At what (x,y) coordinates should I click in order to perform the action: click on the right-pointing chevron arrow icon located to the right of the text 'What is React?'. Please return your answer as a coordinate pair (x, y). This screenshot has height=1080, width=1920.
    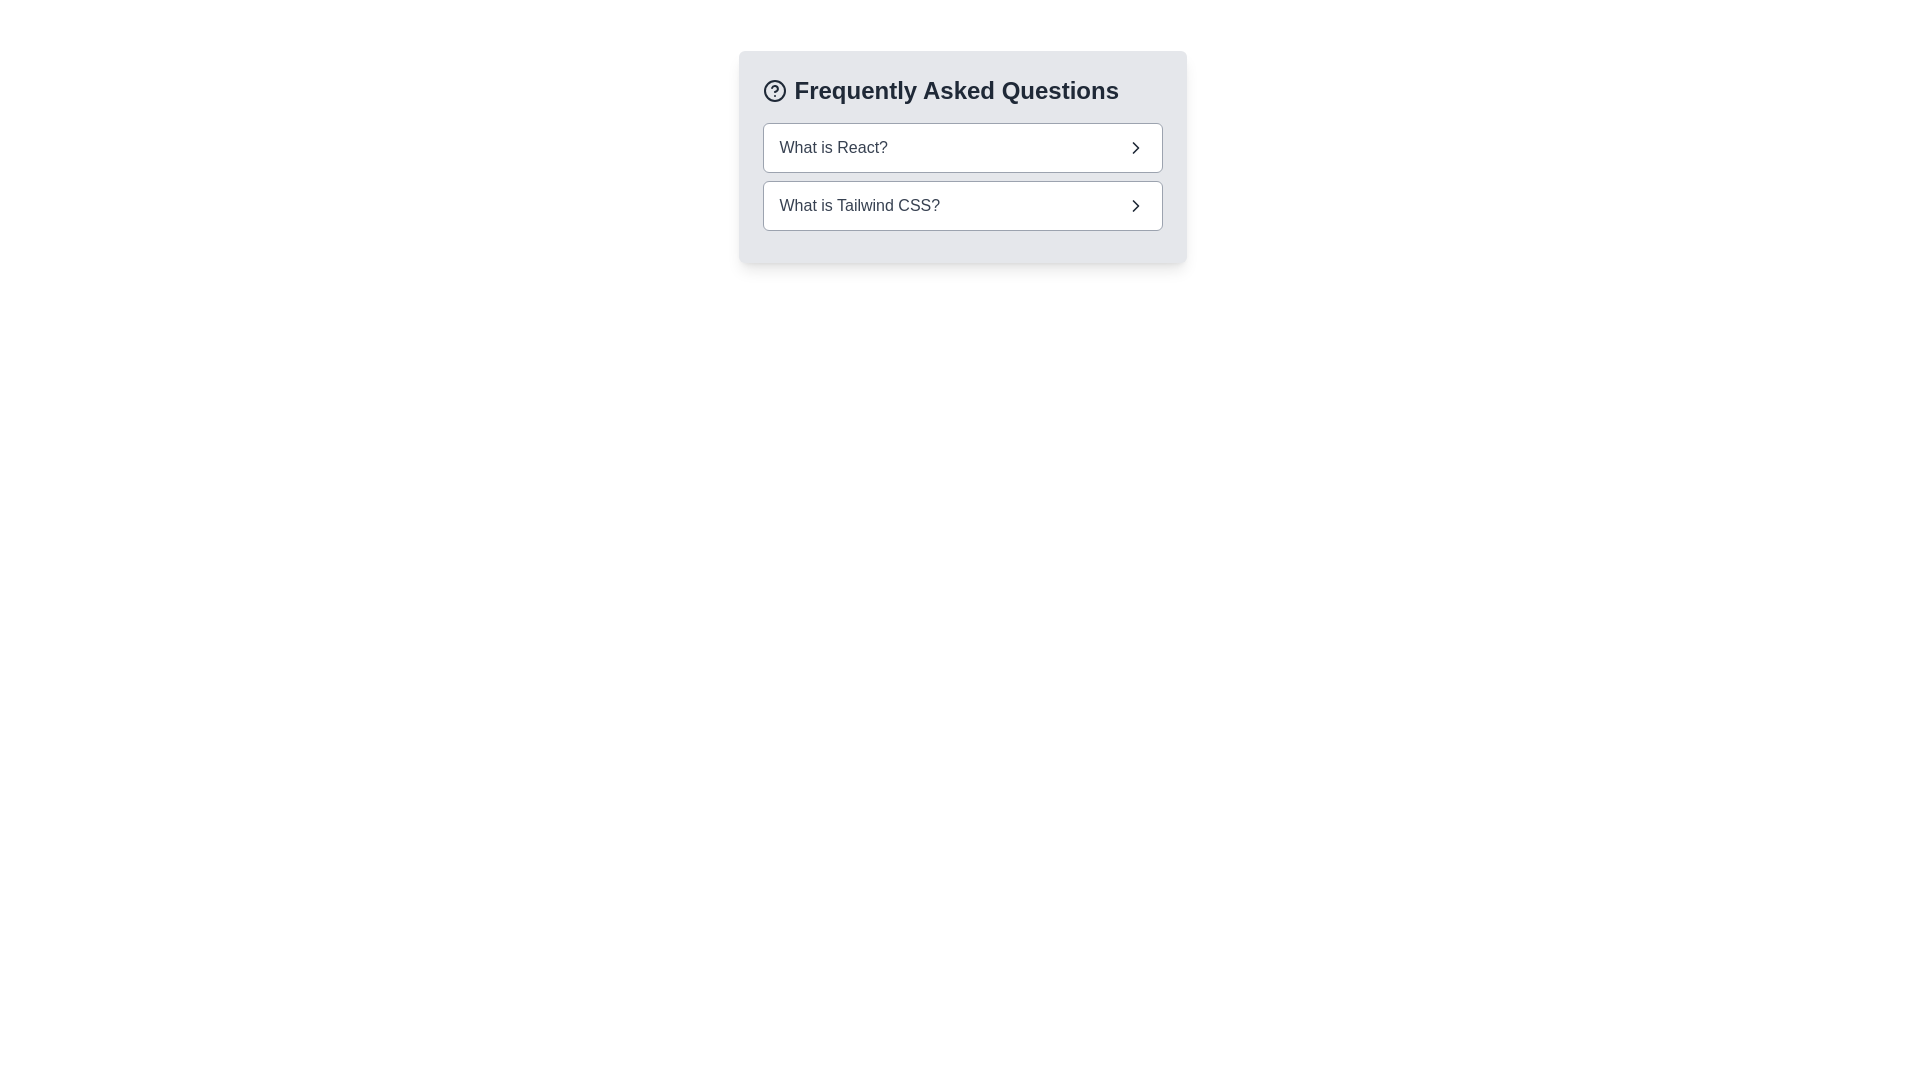
    Looking at the image, I should click on (1135, 146).